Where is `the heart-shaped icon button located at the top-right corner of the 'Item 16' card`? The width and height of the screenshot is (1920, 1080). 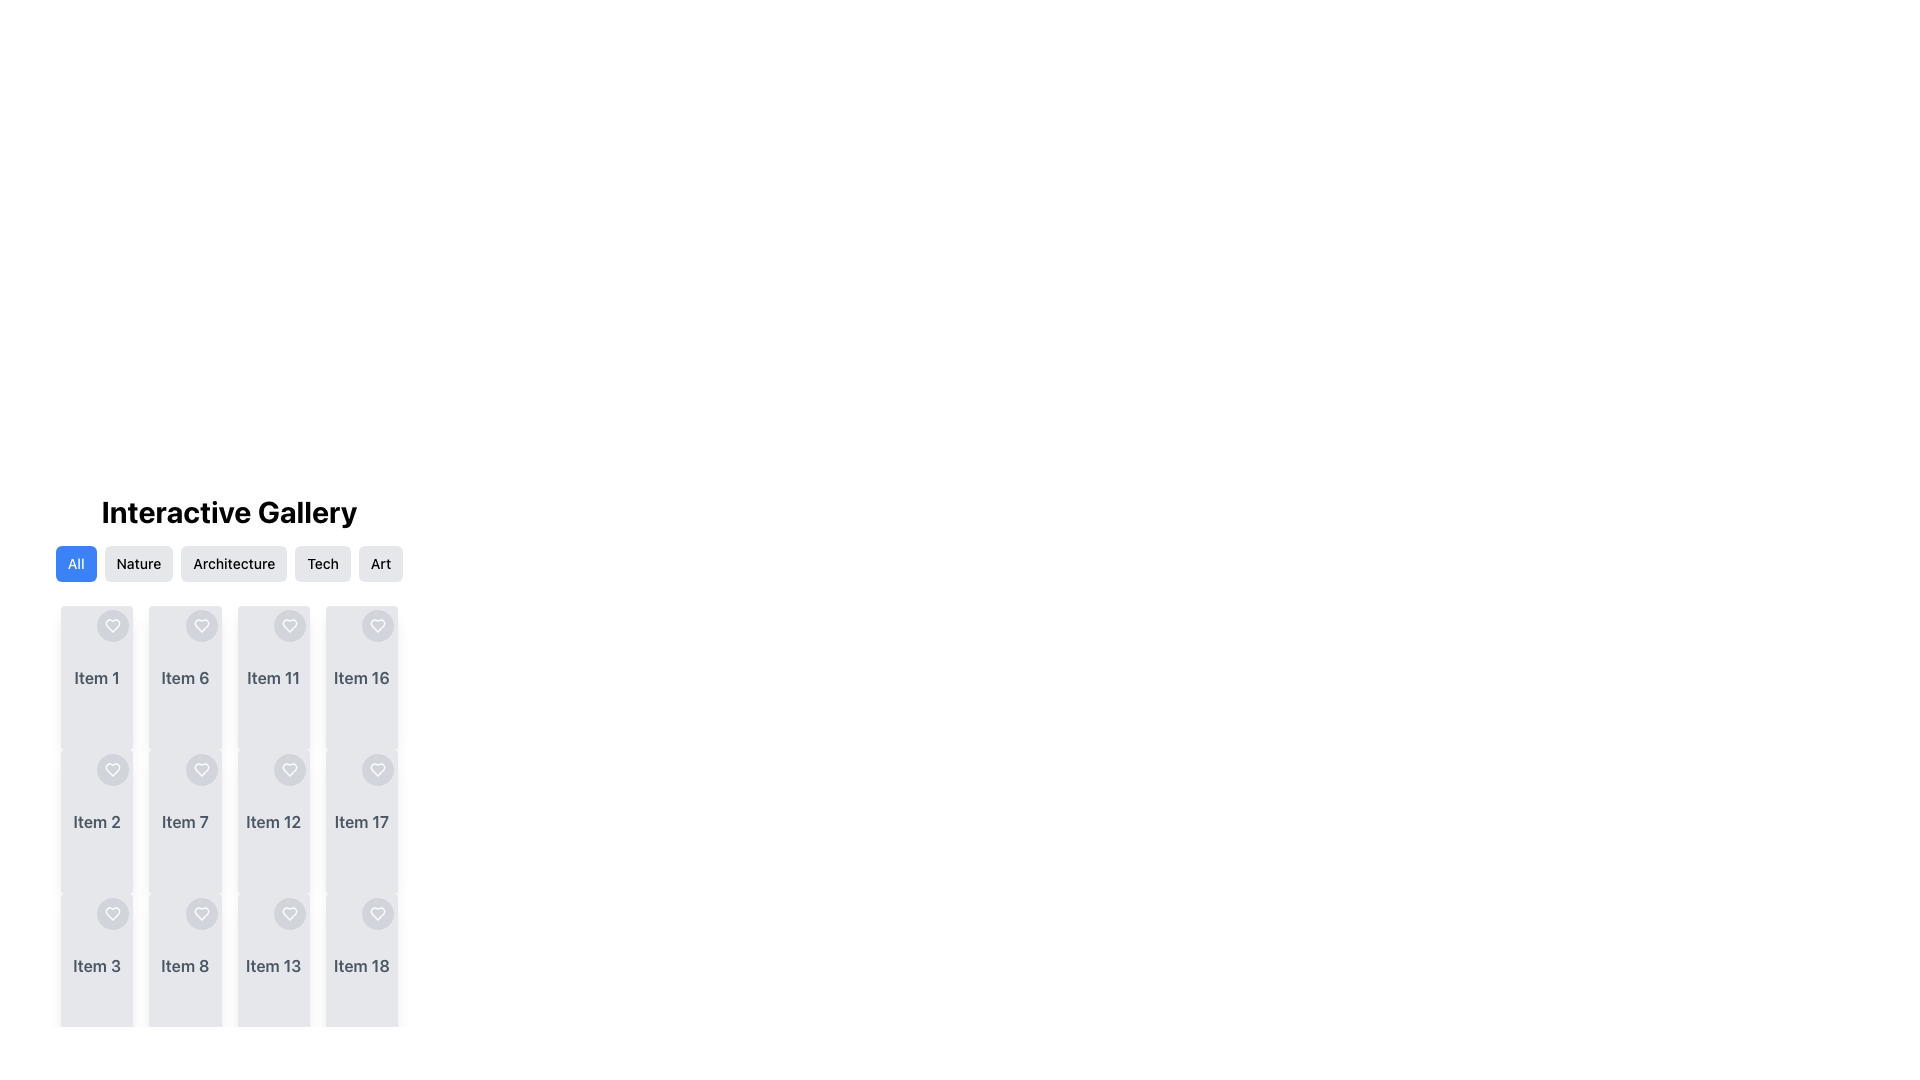
the heart-shaped icon button located at the top-right corner of the 'Item 16' card is located at coordinates (378, 624).